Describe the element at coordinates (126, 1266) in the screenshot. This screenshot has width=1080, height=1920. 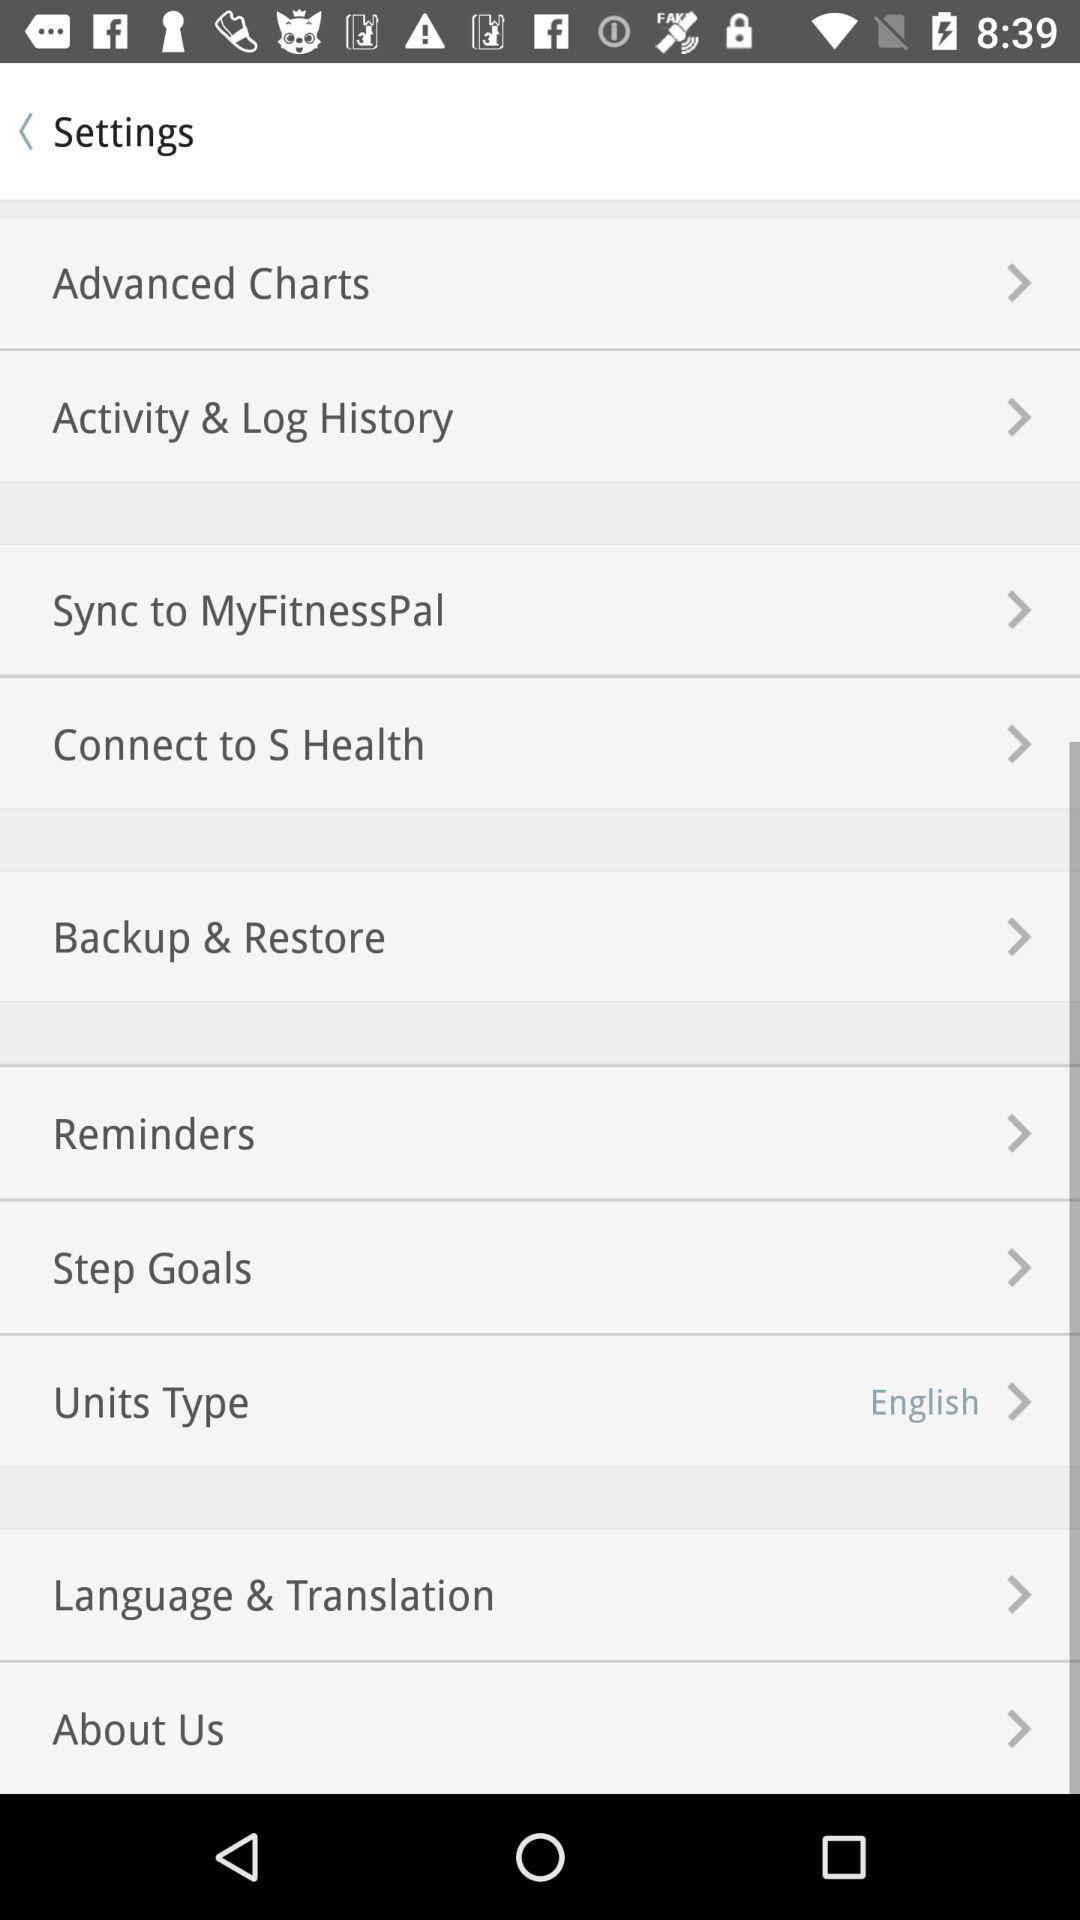
I see `the icon above units type item` at that location.